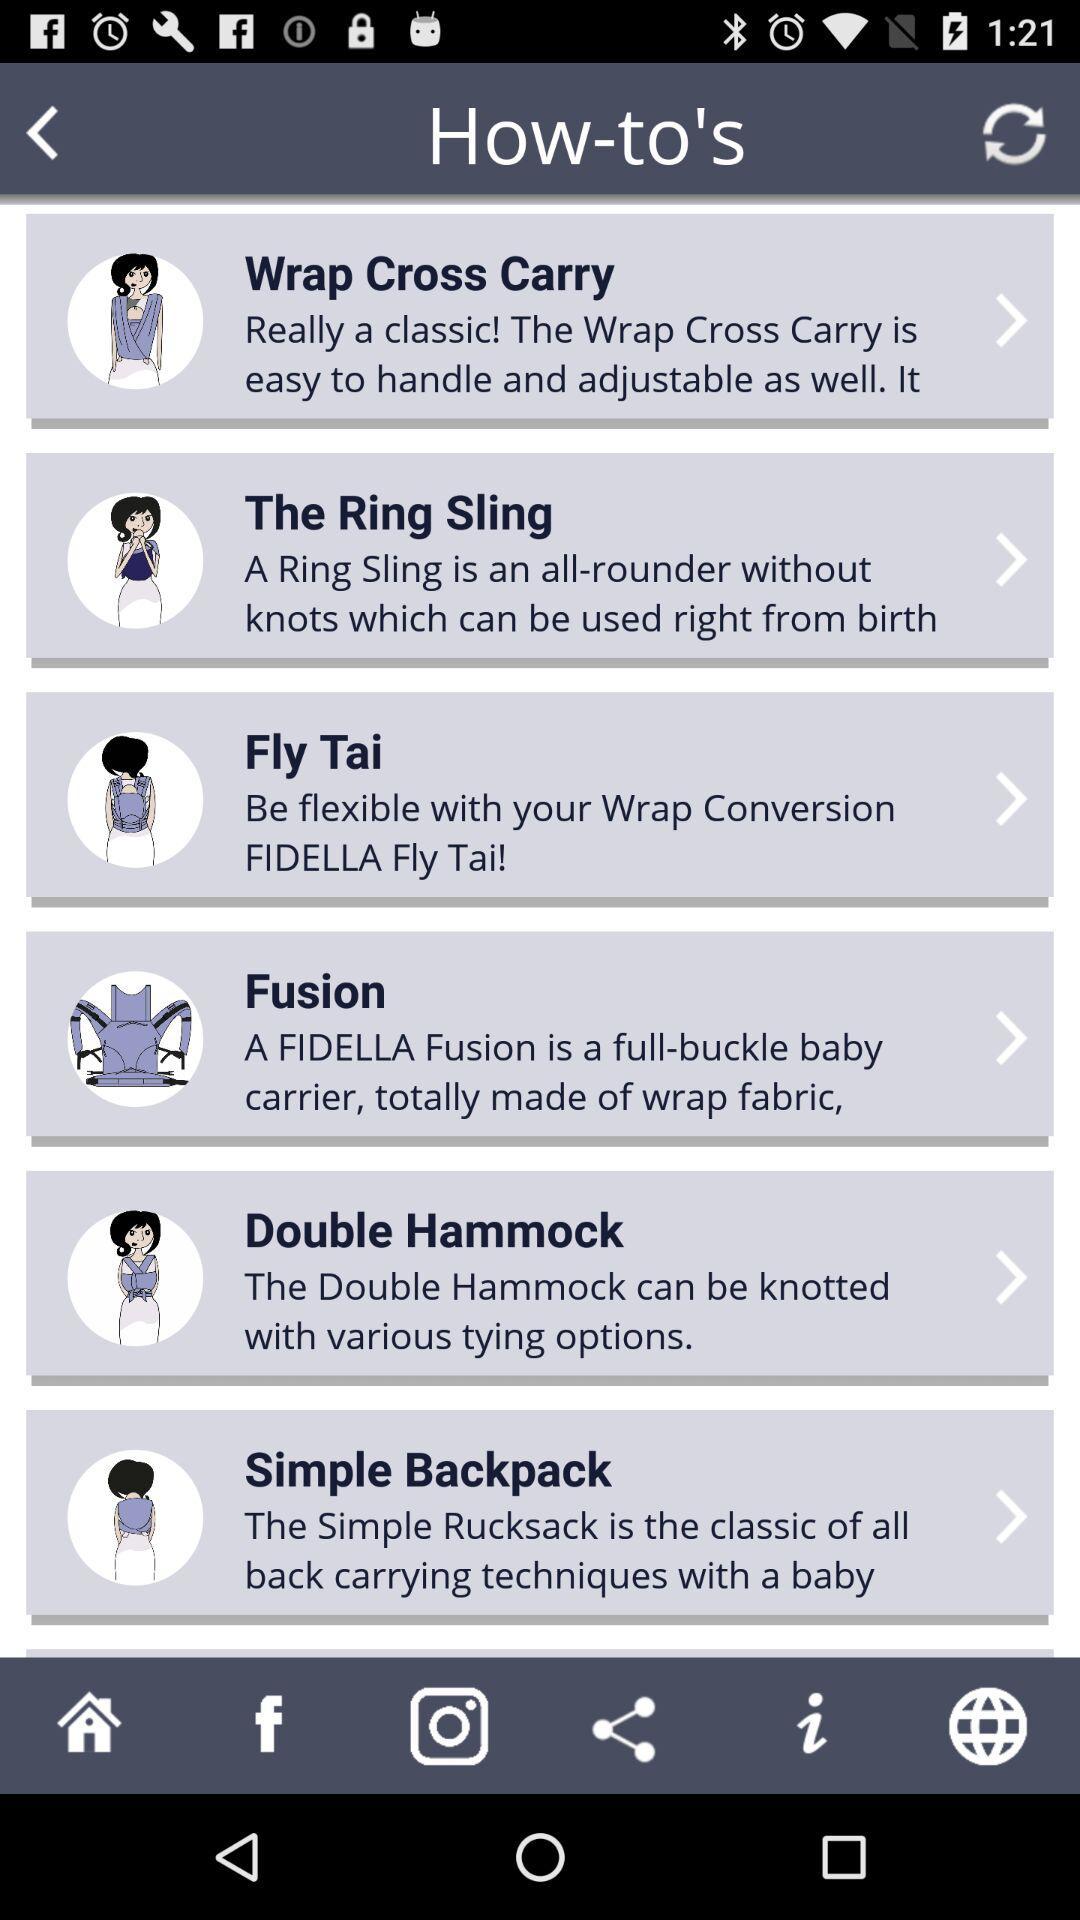 The height and width of the screenshot is (1920, 1080). What do you see at coordinates (606, 1069) in the screenshot?
I see `a fidella fusion icon` at bounding box center [606, 1069].